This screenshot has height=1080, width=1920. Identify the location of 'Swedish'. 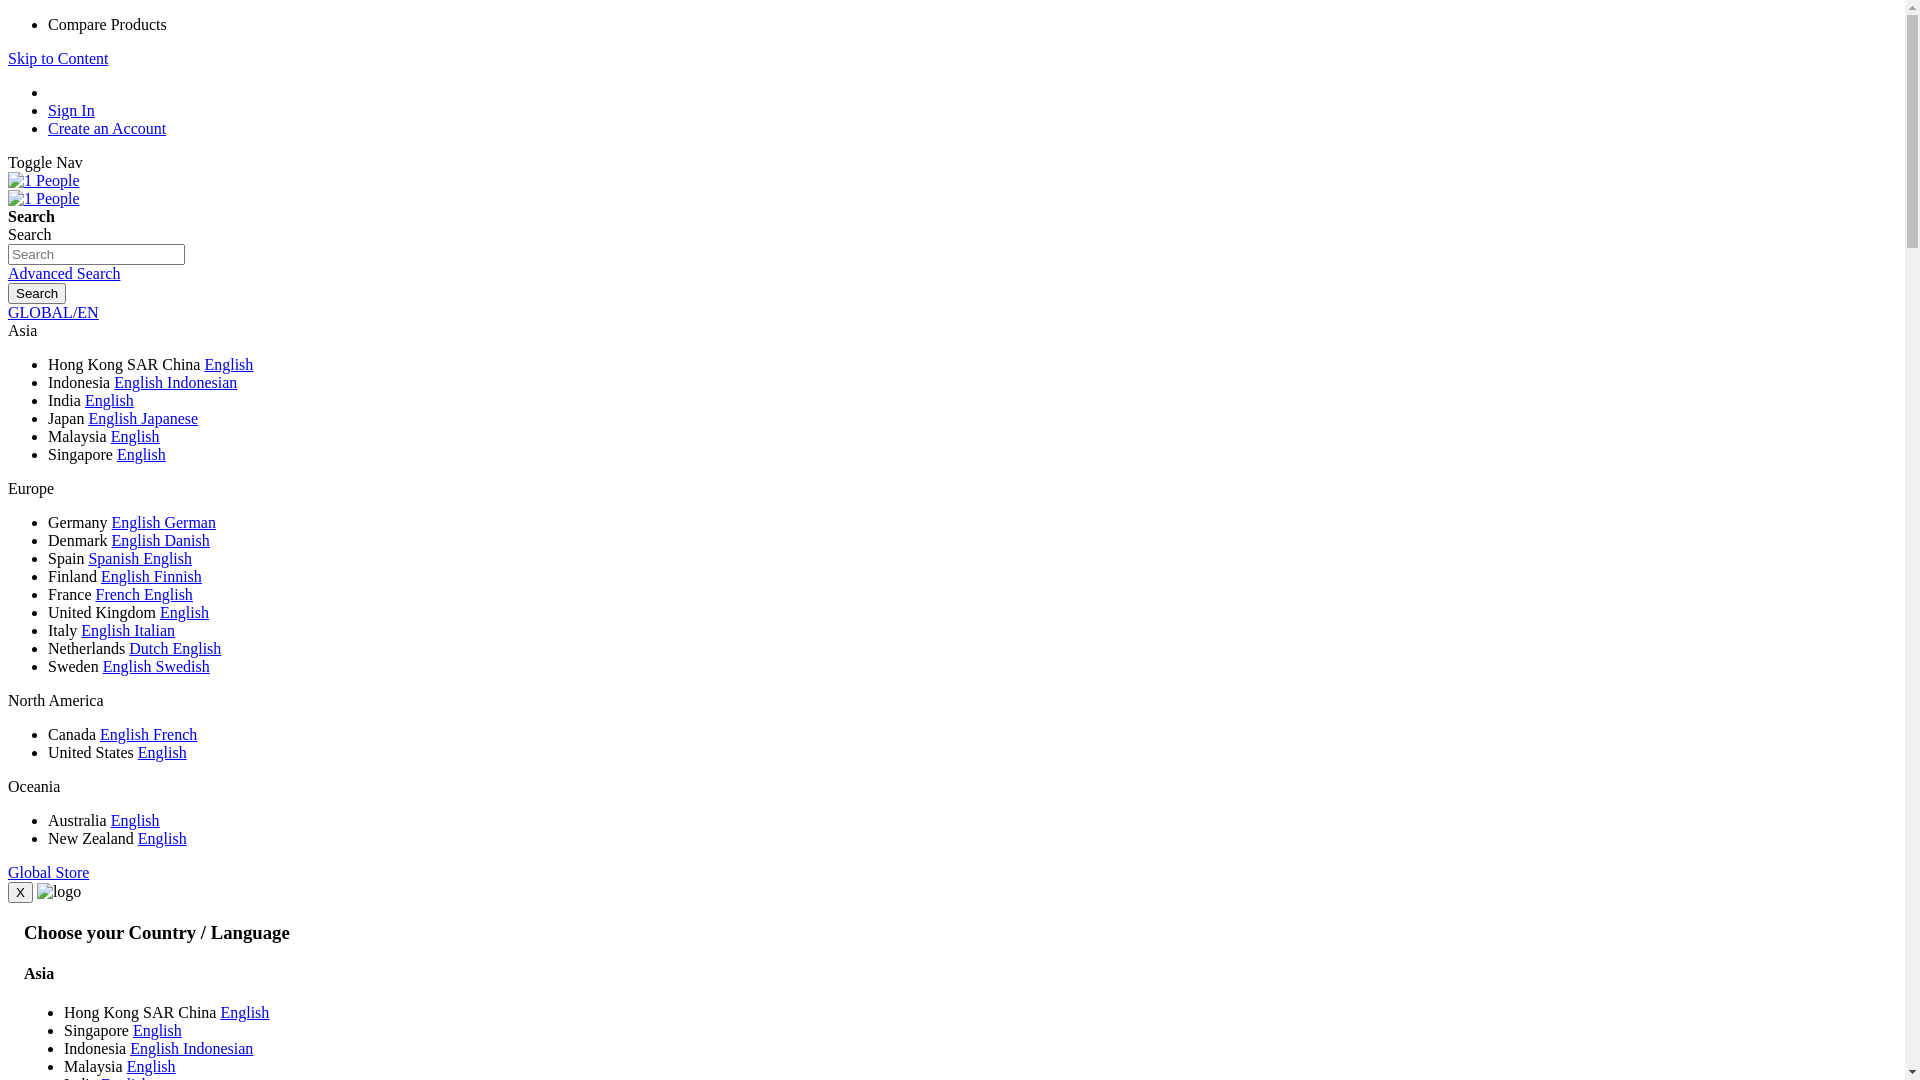
(182, 666).